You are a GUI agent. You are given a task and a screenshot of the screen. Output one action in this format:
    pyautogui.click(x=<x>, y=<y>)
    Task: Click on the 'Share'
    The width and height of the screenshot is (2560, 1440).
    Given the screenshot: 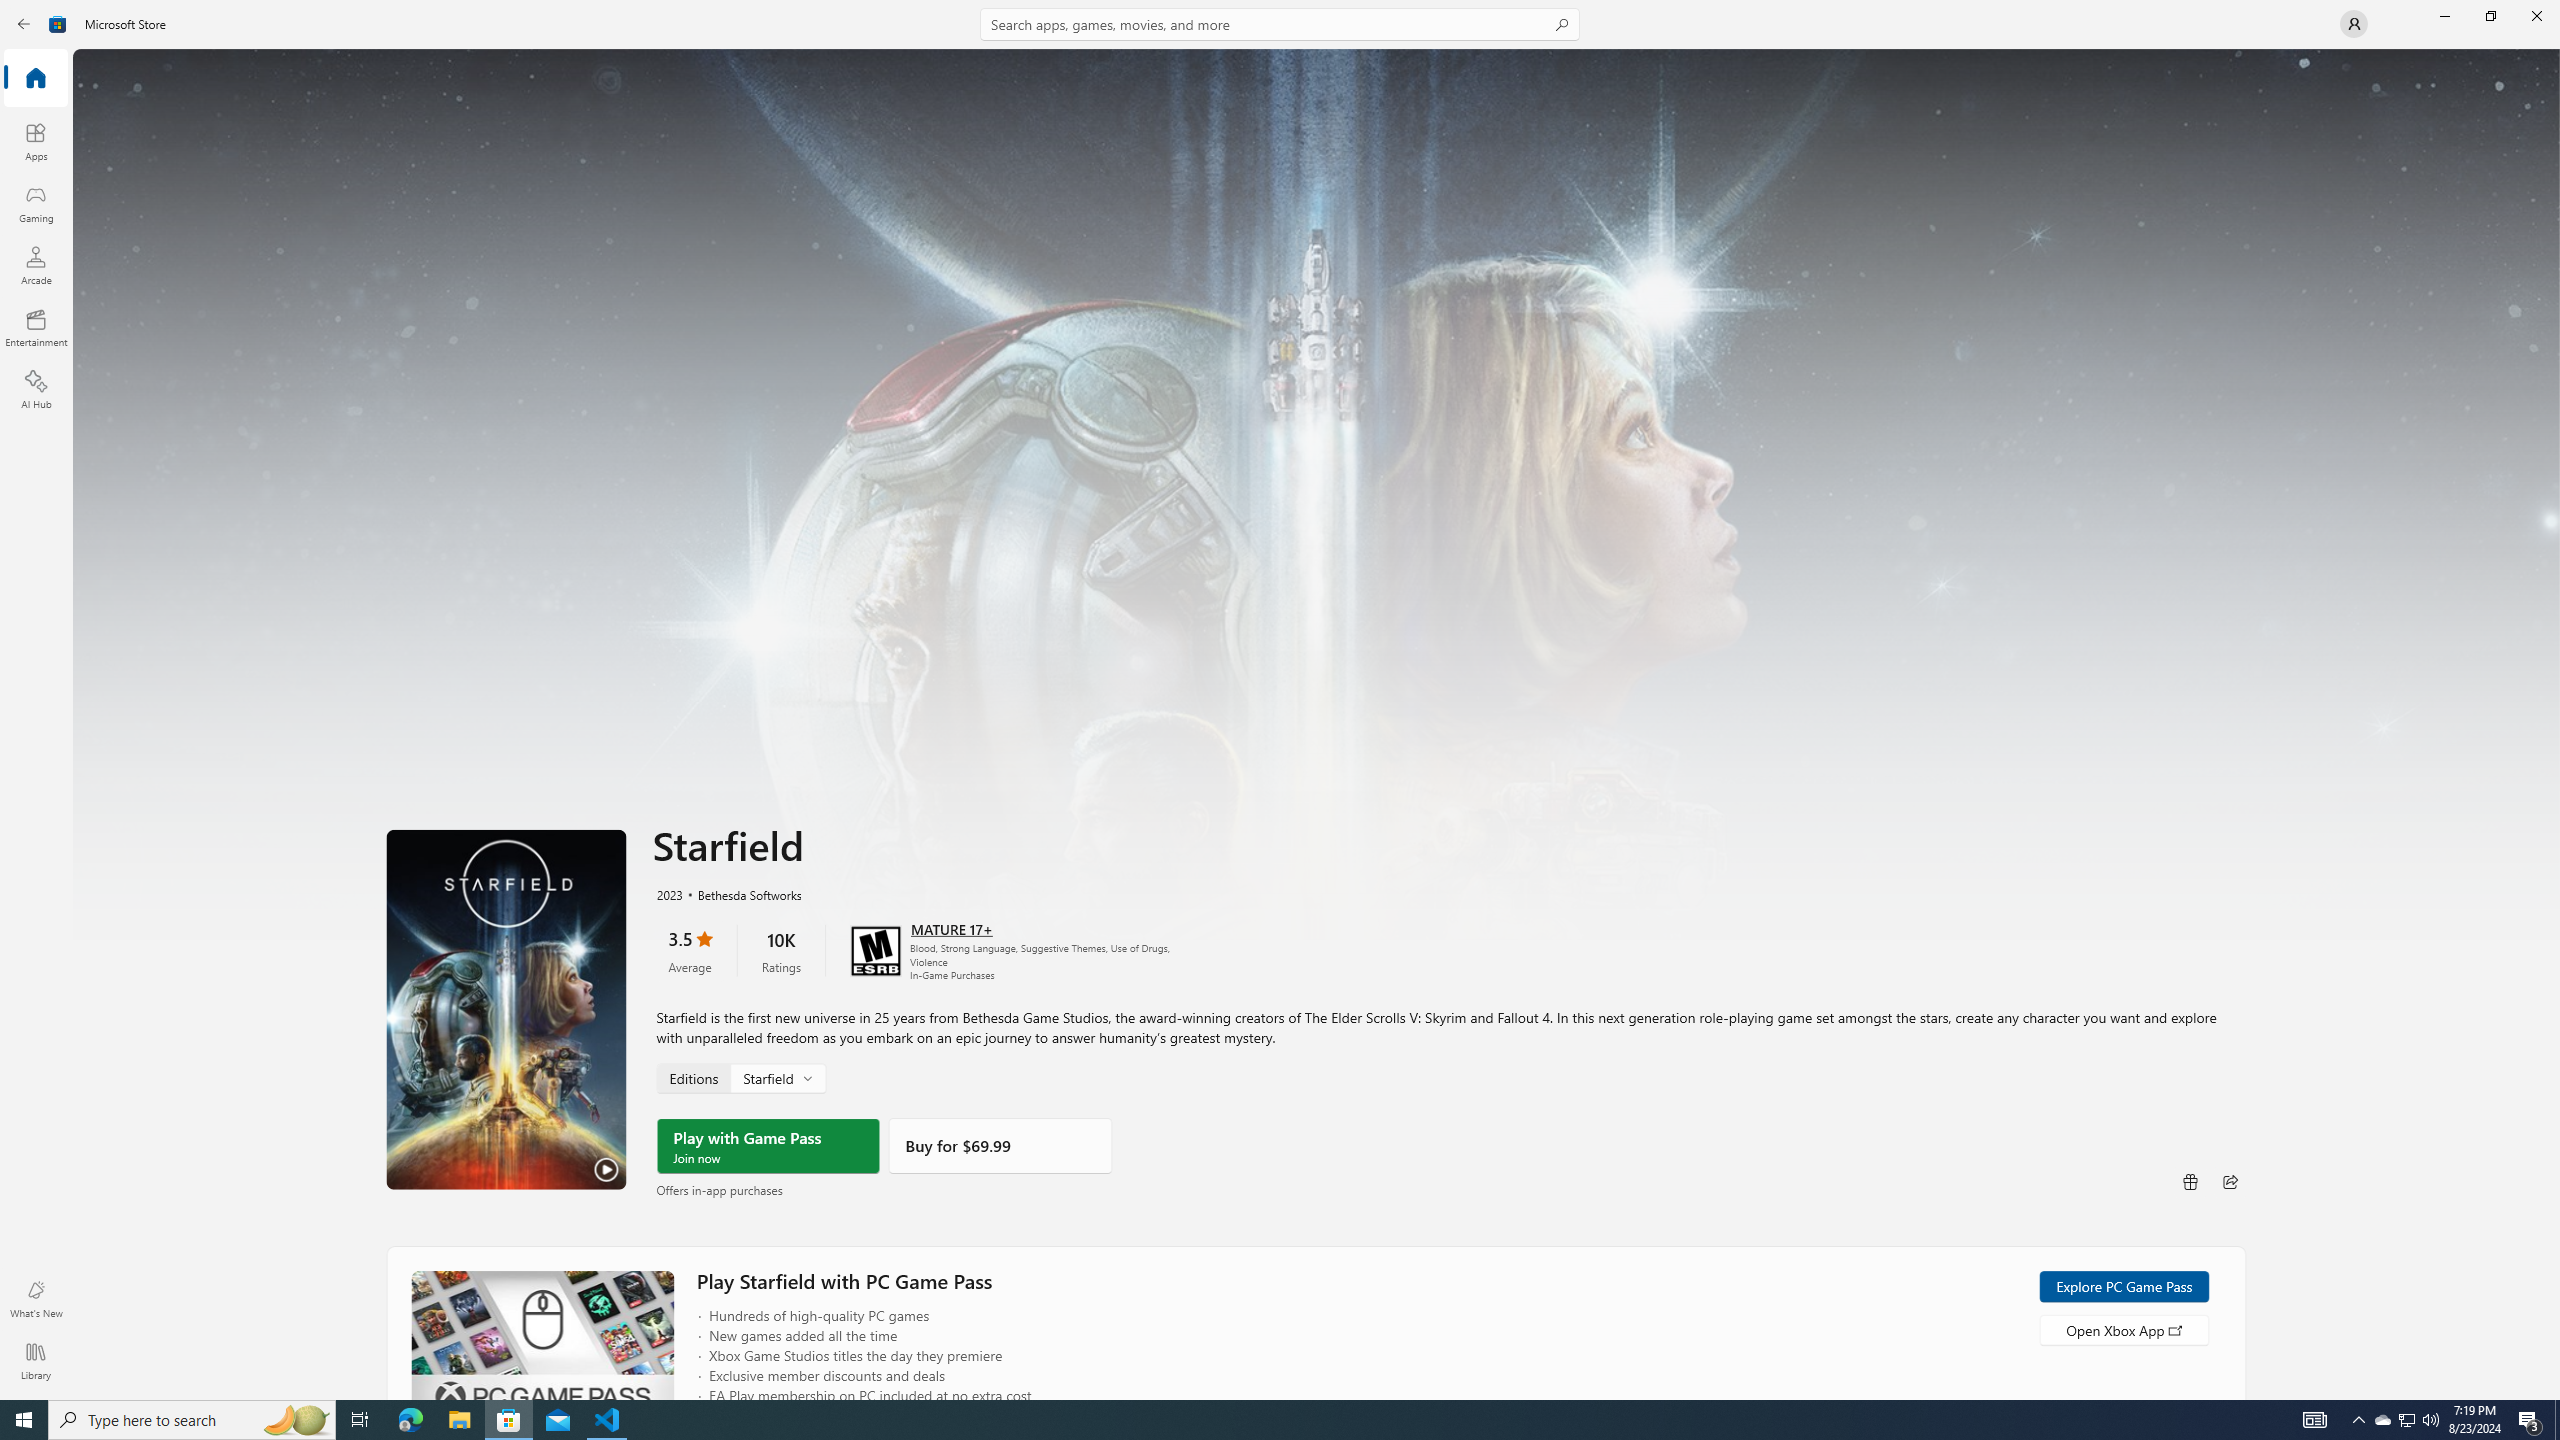 What is the action you would take?
    pyautogui.click(x=2229, y=1179)
    